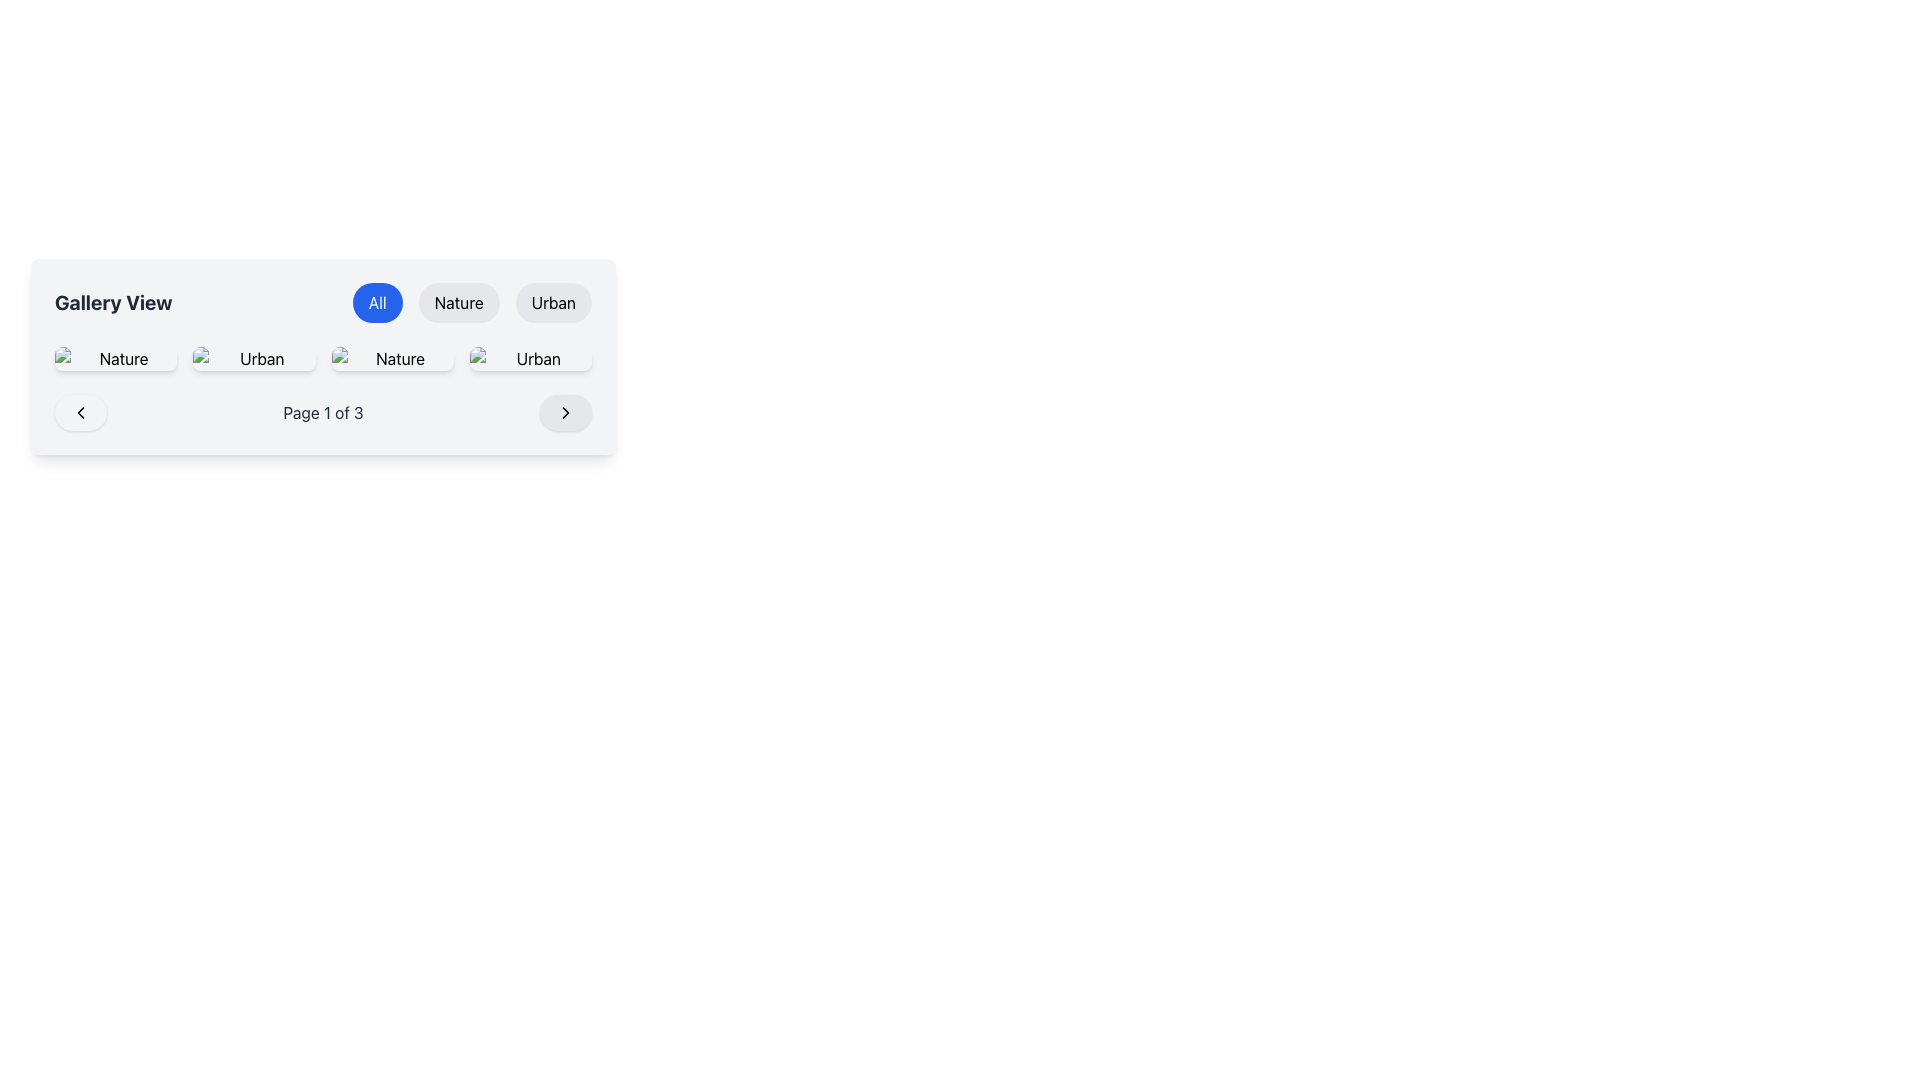  I want to click on the 'Nature' button, so click(115, 357).